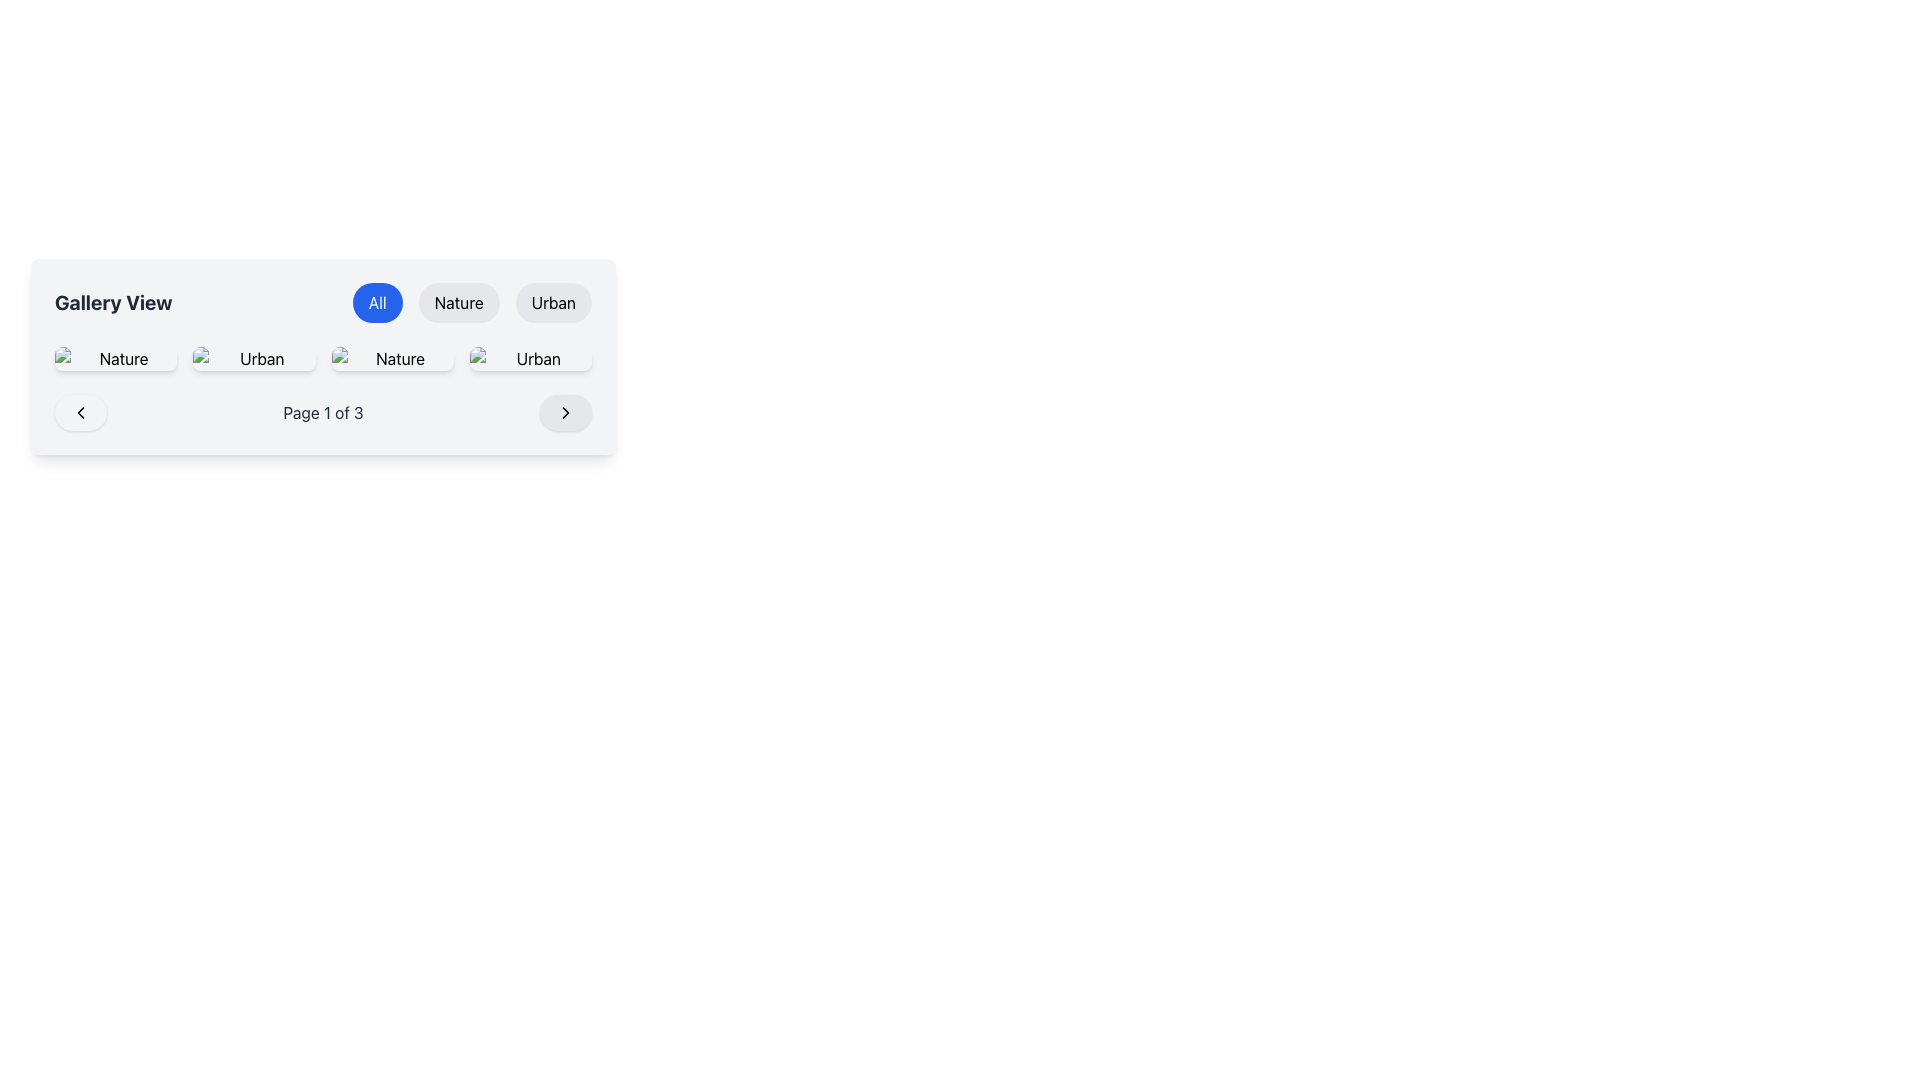  I want to click on the 'Nature' button, so click(115, 357).